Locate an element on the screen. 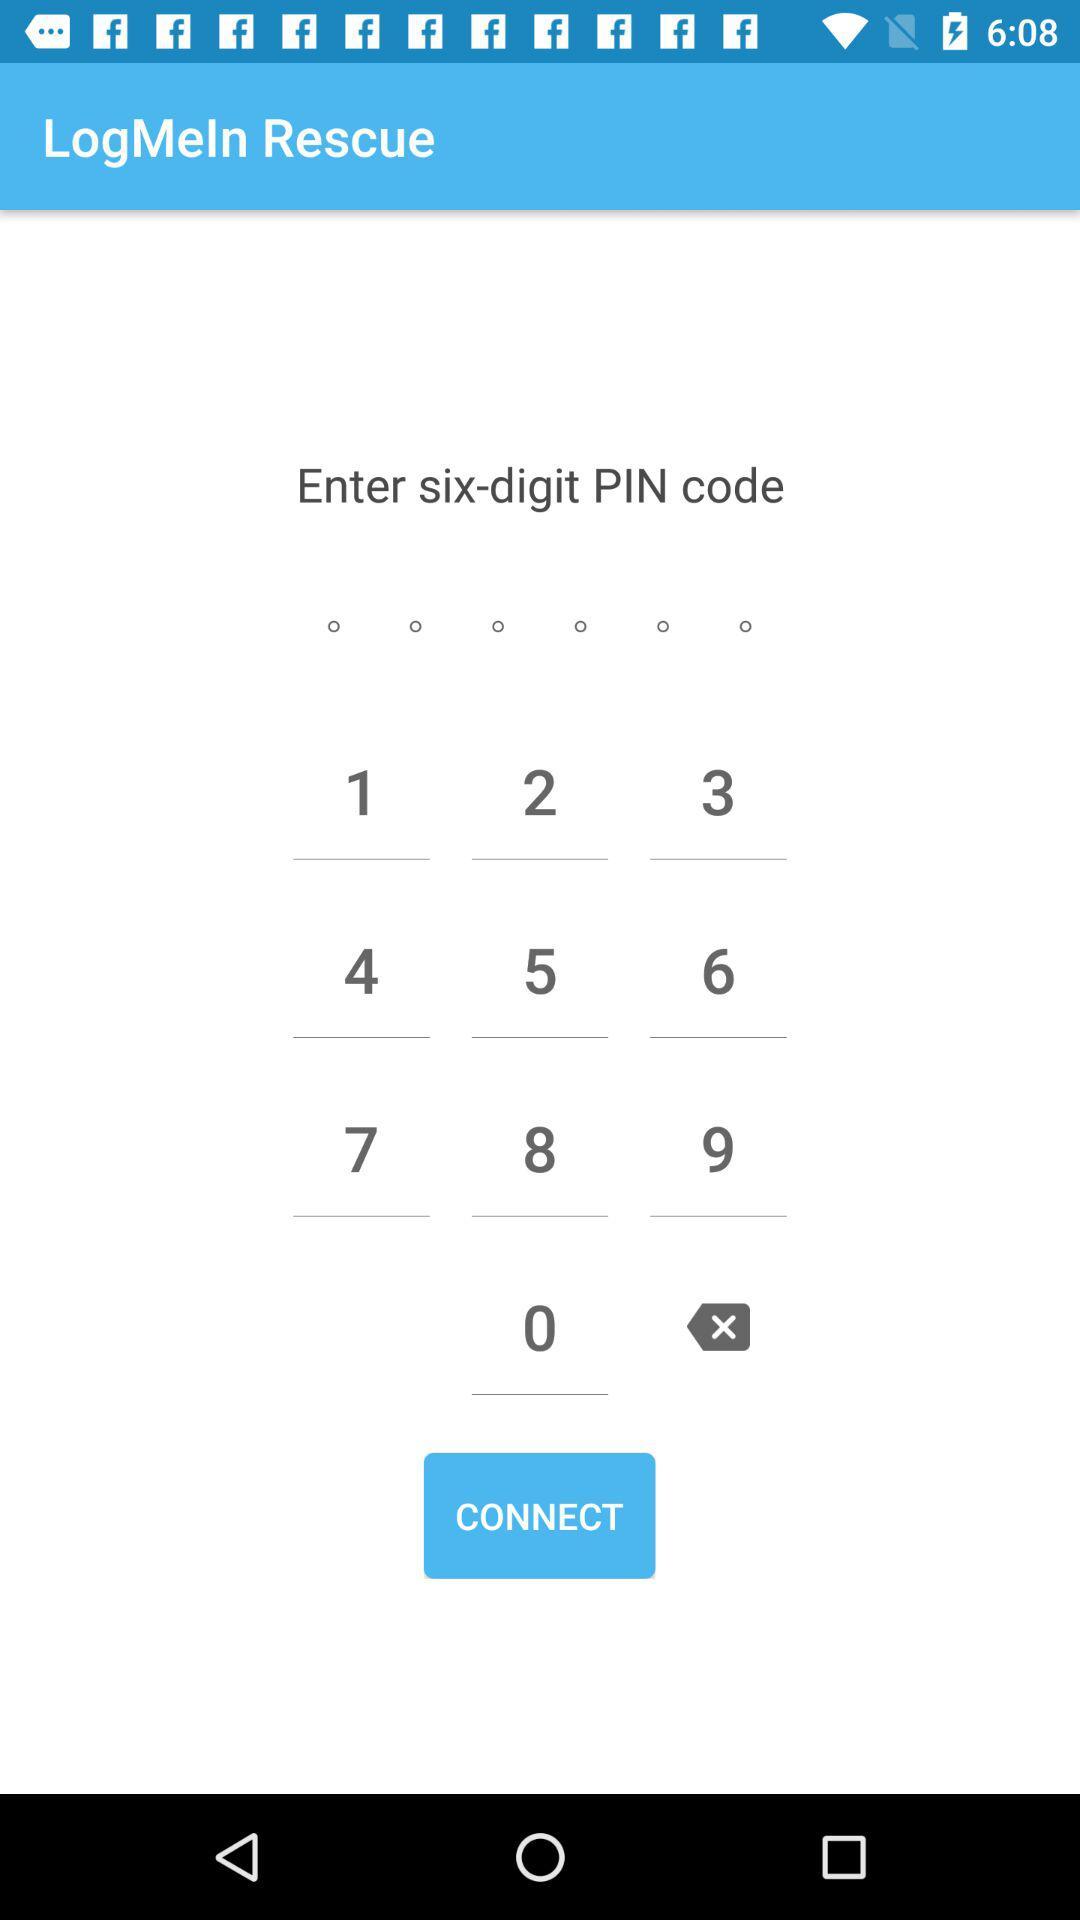 Image resolution: width=1080 pixels, height=1920 pixels. item to the left of the 6 item is located at coordinates (540, 969).